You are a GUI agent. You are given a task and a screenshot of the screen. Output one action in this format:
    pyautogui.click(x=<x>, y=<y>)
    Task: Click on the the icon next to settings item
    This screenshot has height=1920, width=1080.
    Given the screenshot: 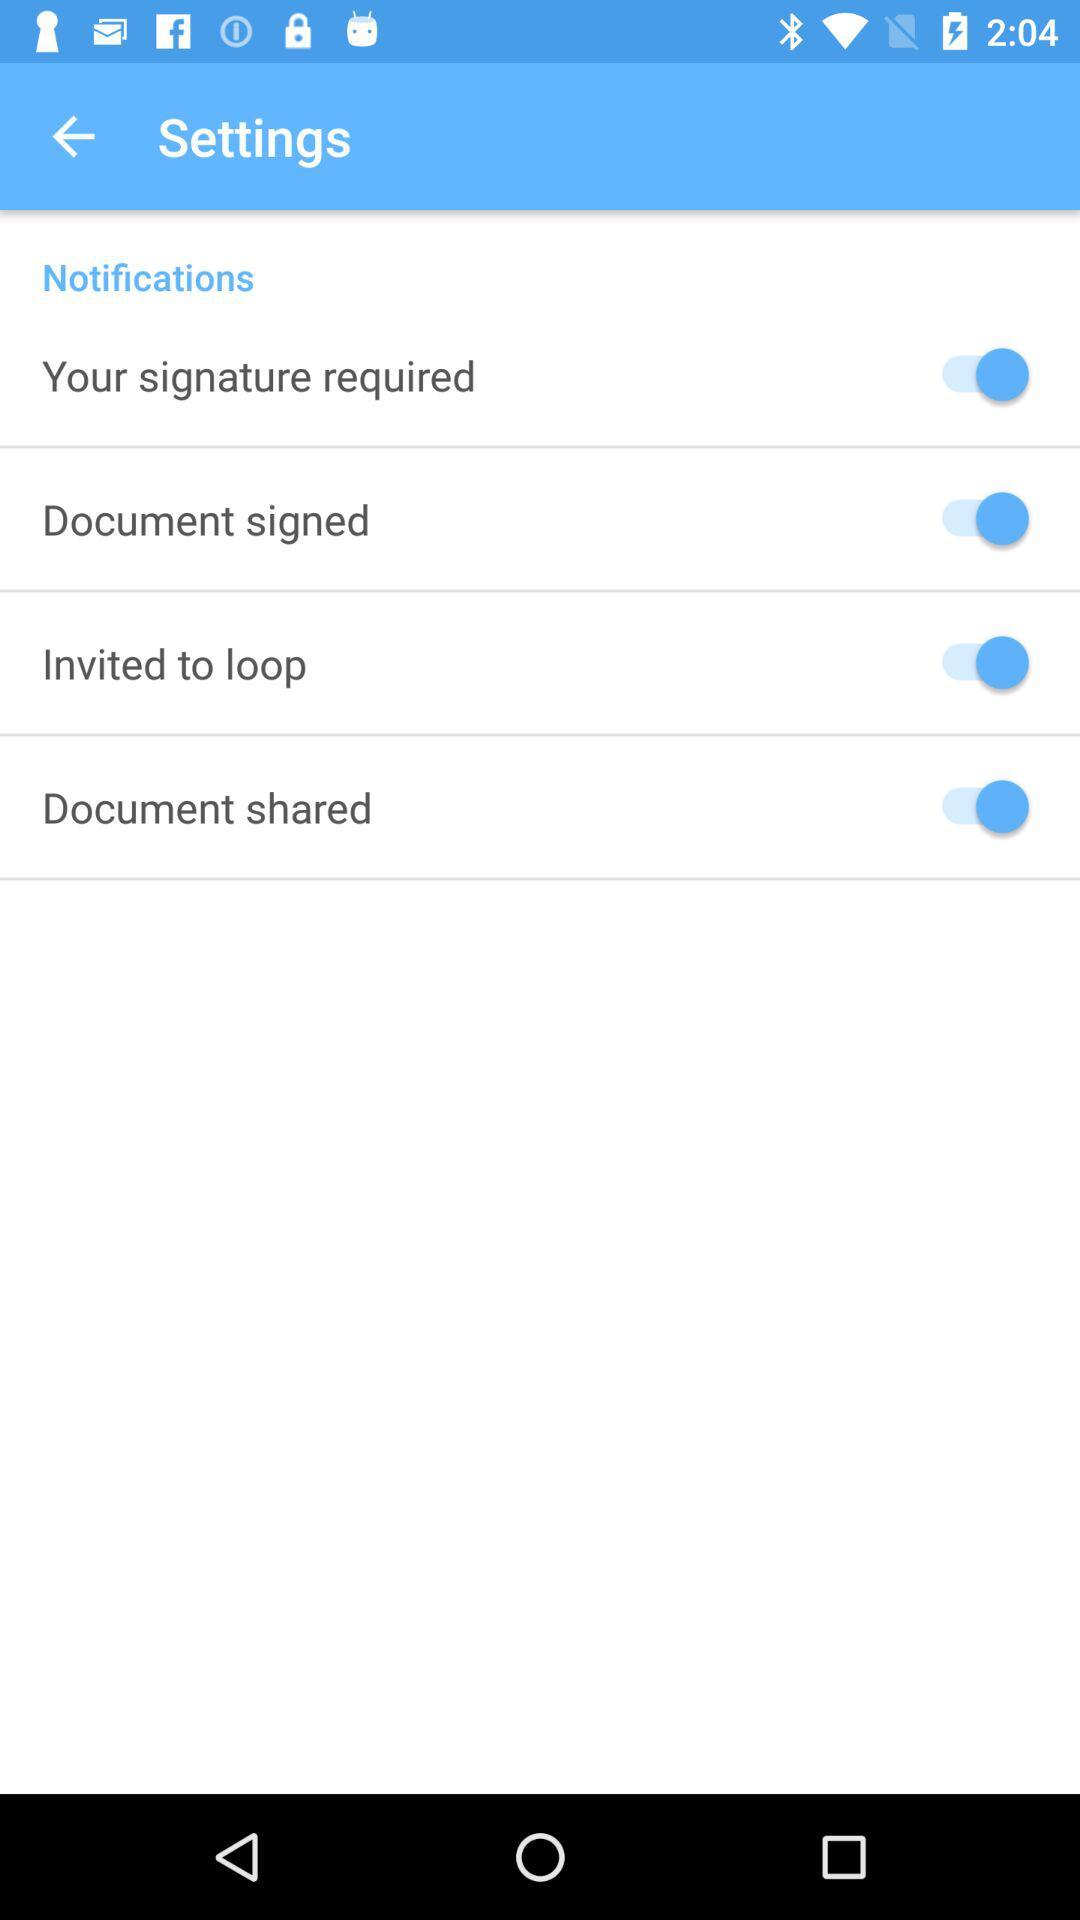 What is the action you would take?
    pyautogui.click(x=72, y=135)
    